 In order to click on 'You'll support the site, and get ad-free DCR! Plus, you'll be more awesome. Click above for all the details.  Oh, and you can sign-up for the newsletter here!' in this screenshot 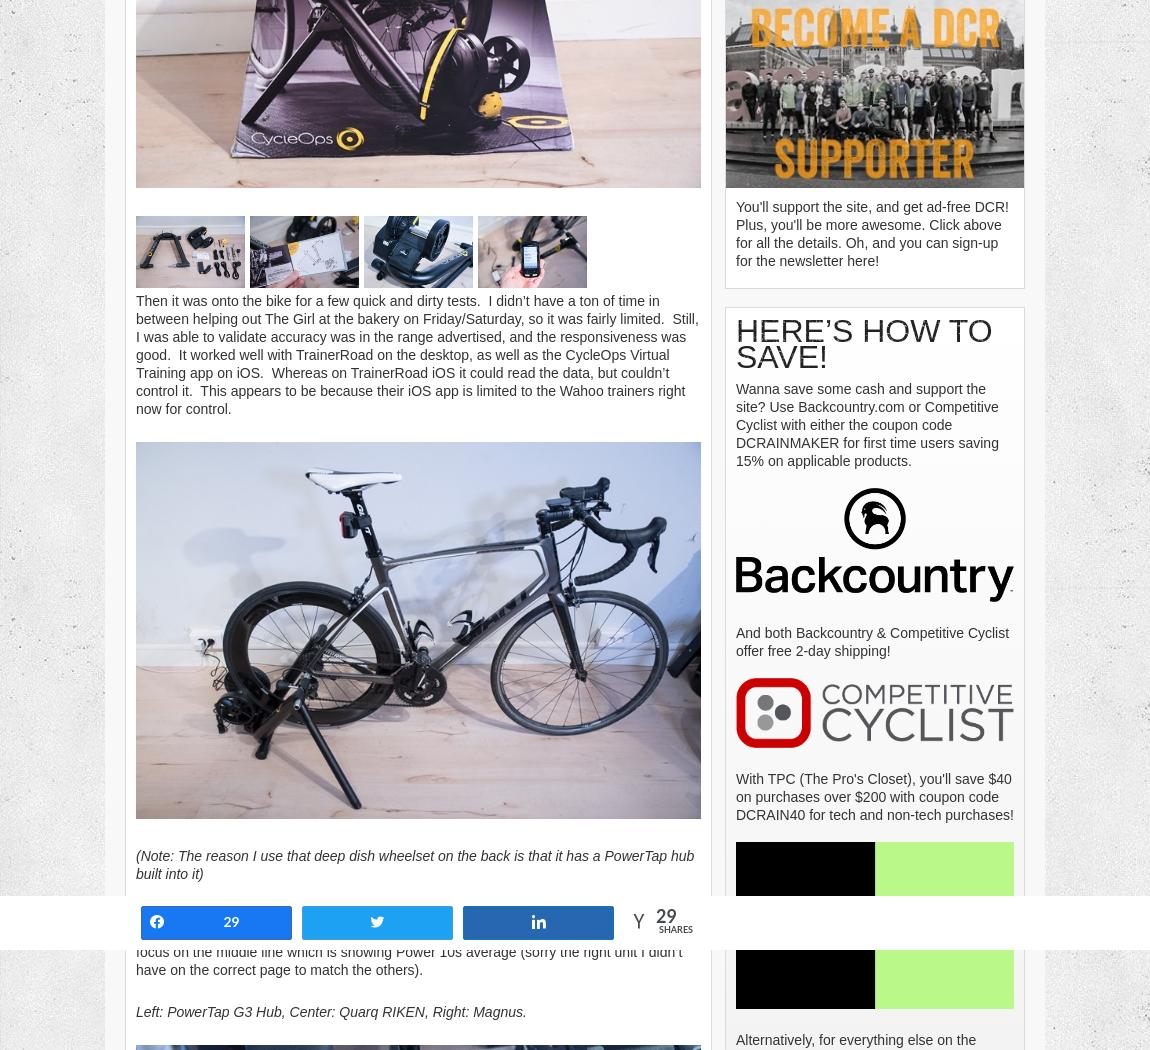, I will do `click(872, 232)`.